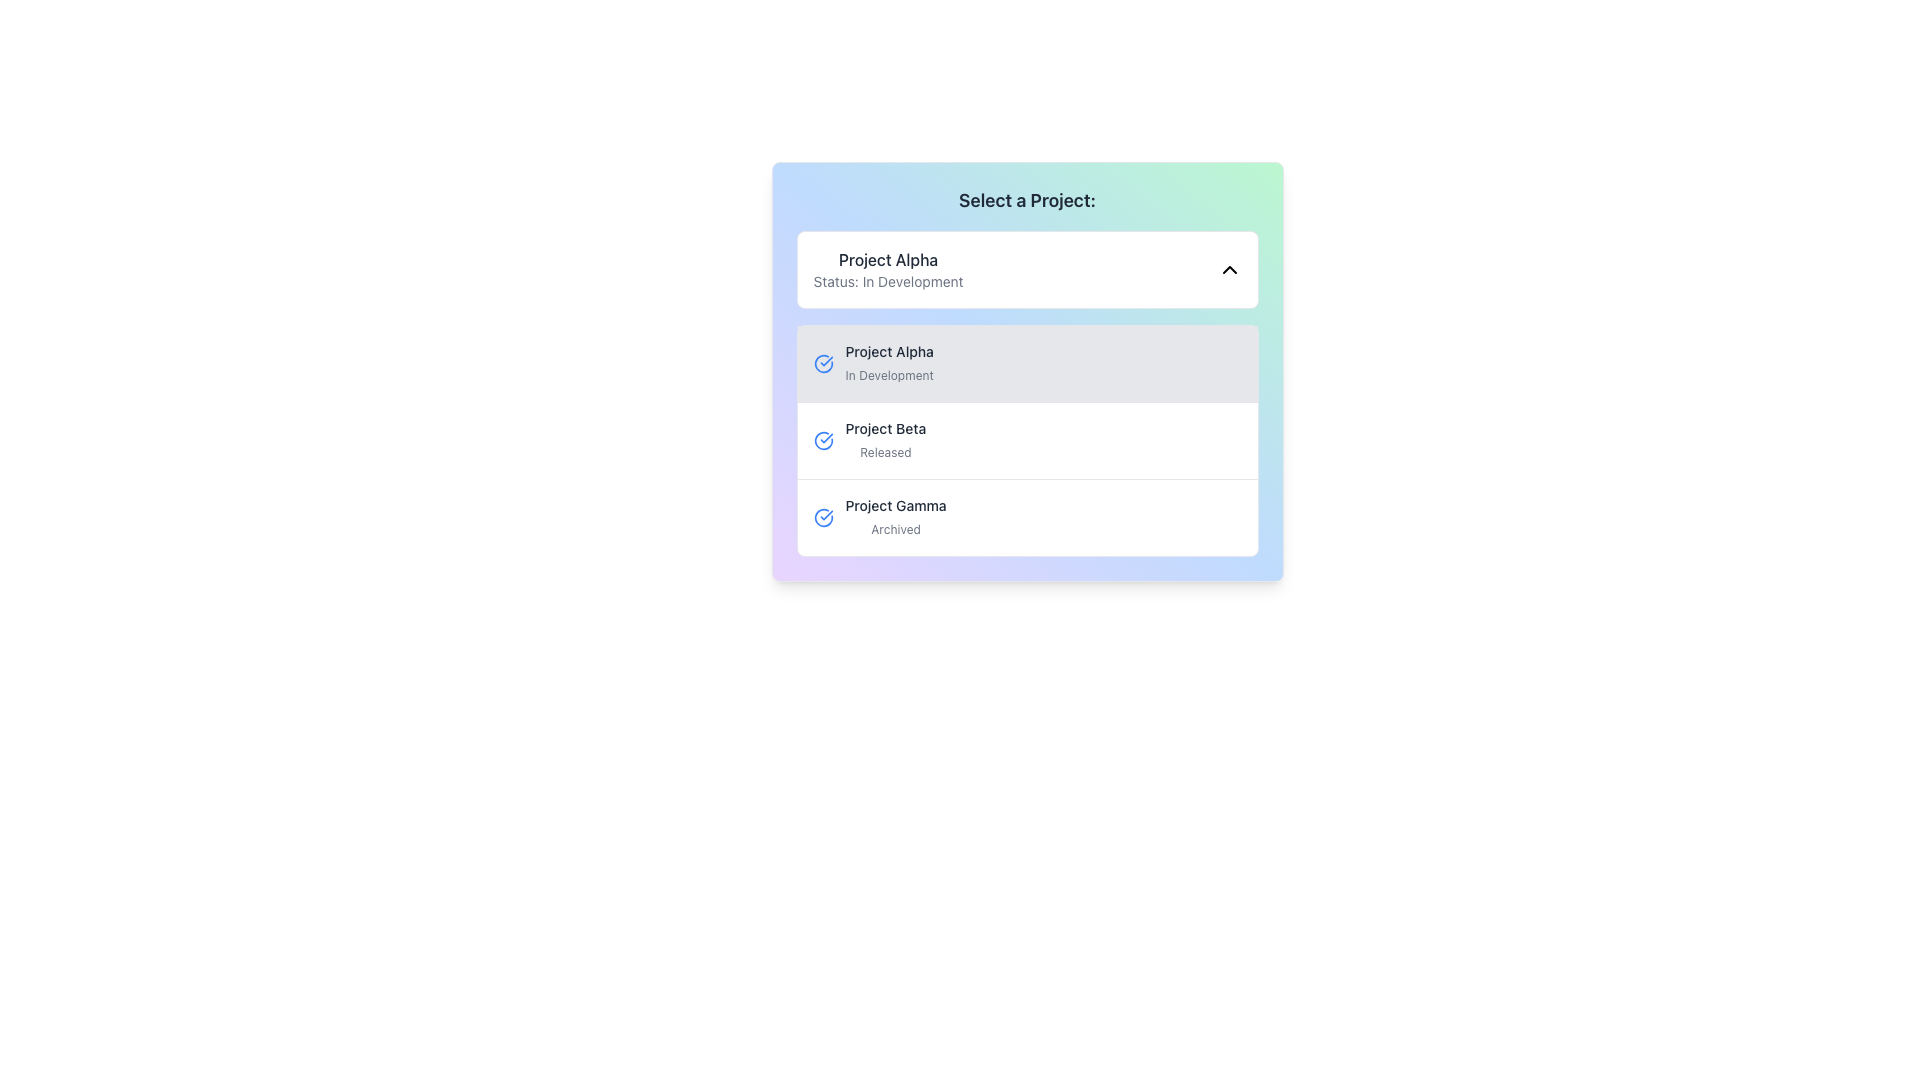  Describe the element at coordinates (1027, 363) in the screenshot. I see `the first clickable list item labeled 'Project Alpha' which displays its status as 'In Development'` at that location.